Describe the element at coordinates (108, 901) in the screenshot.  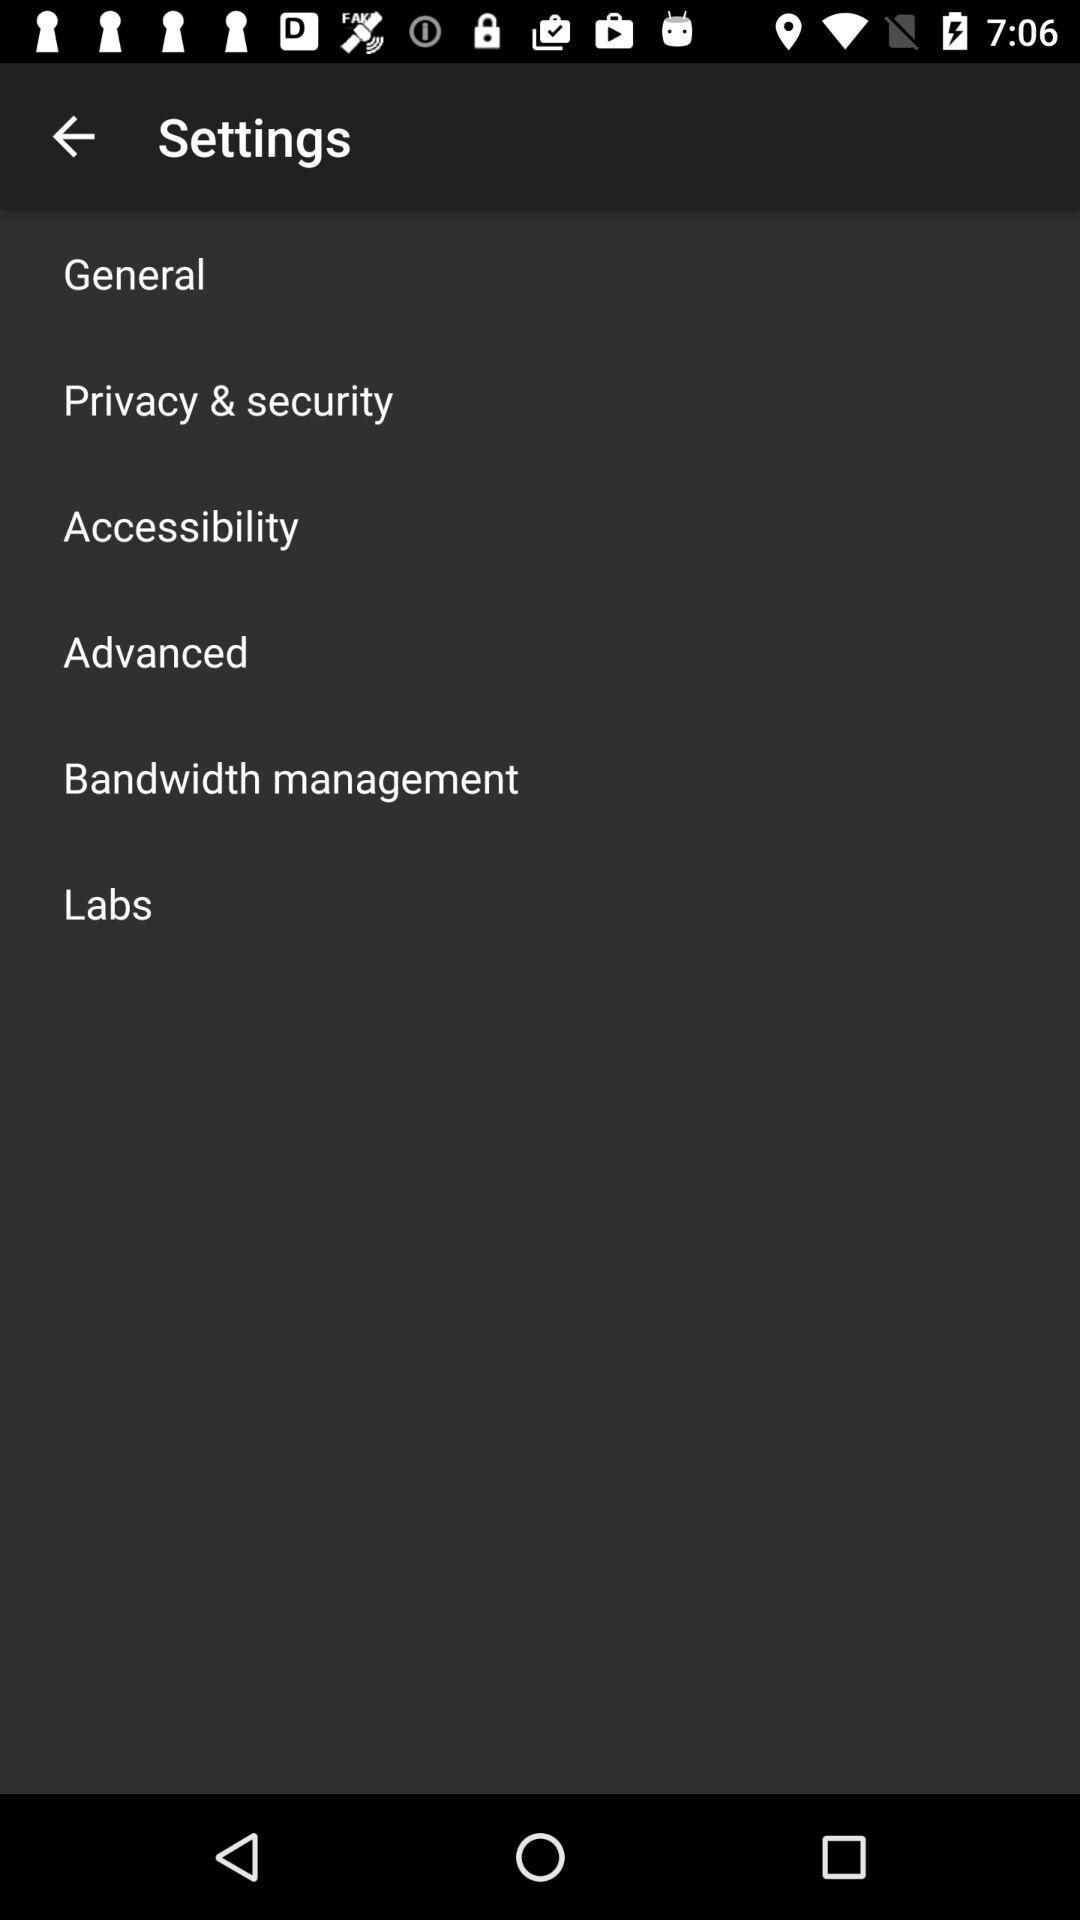
I see `the labs app` at that location.